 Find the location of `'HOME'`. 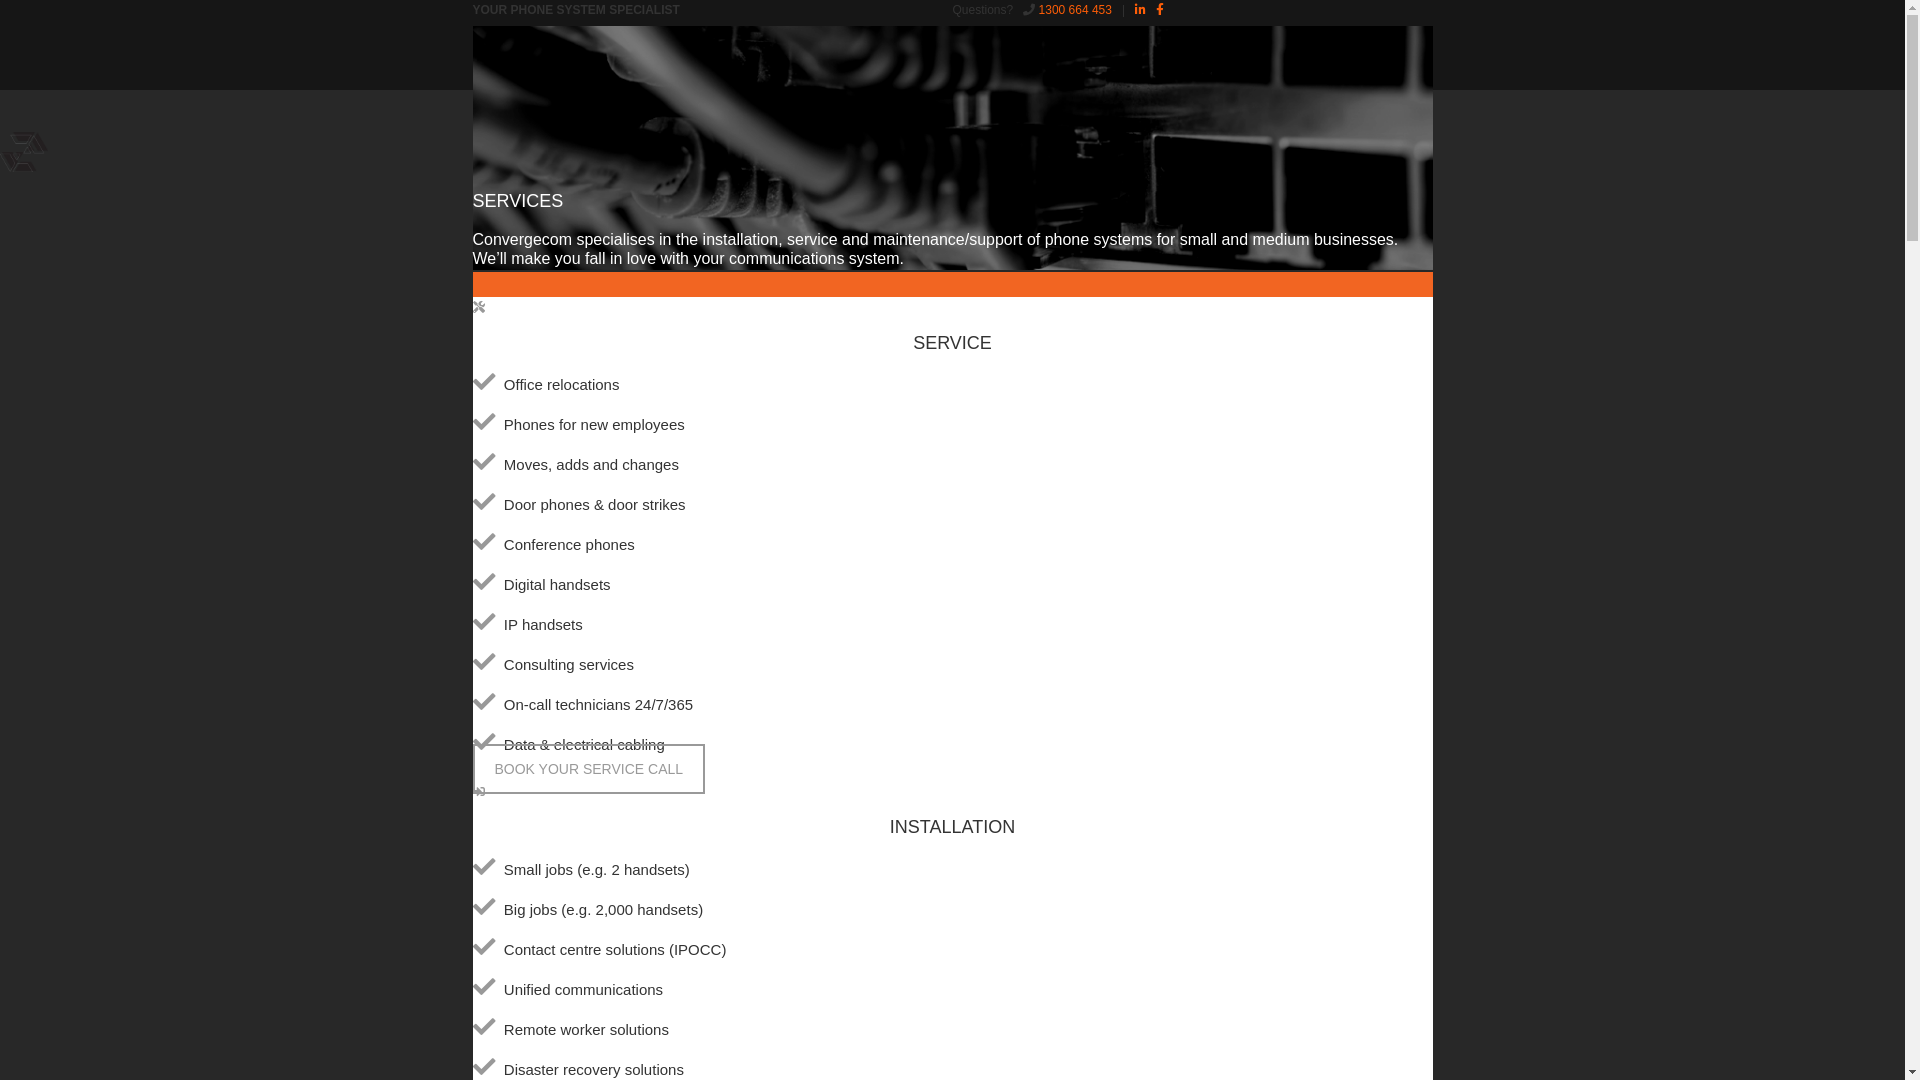

'HOME' is located at coordinates (470, 104).